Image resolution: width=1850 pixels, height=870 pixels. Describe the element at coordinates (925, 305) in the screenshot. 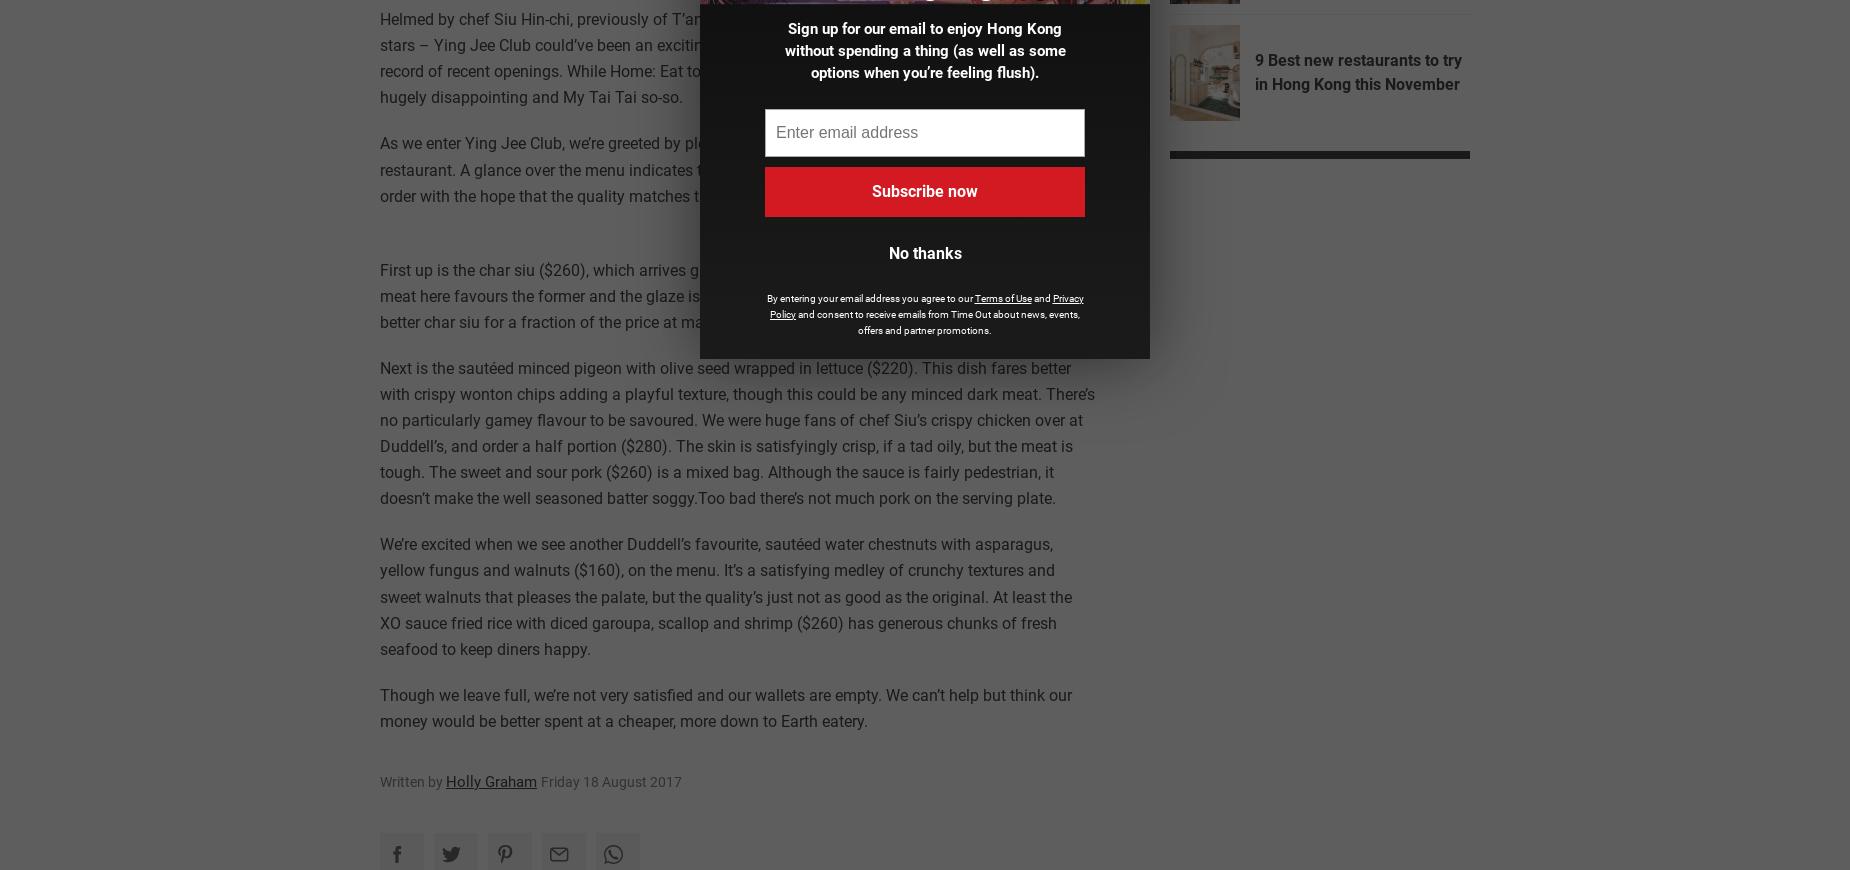

I see `'Privacy Policy'` at that location.